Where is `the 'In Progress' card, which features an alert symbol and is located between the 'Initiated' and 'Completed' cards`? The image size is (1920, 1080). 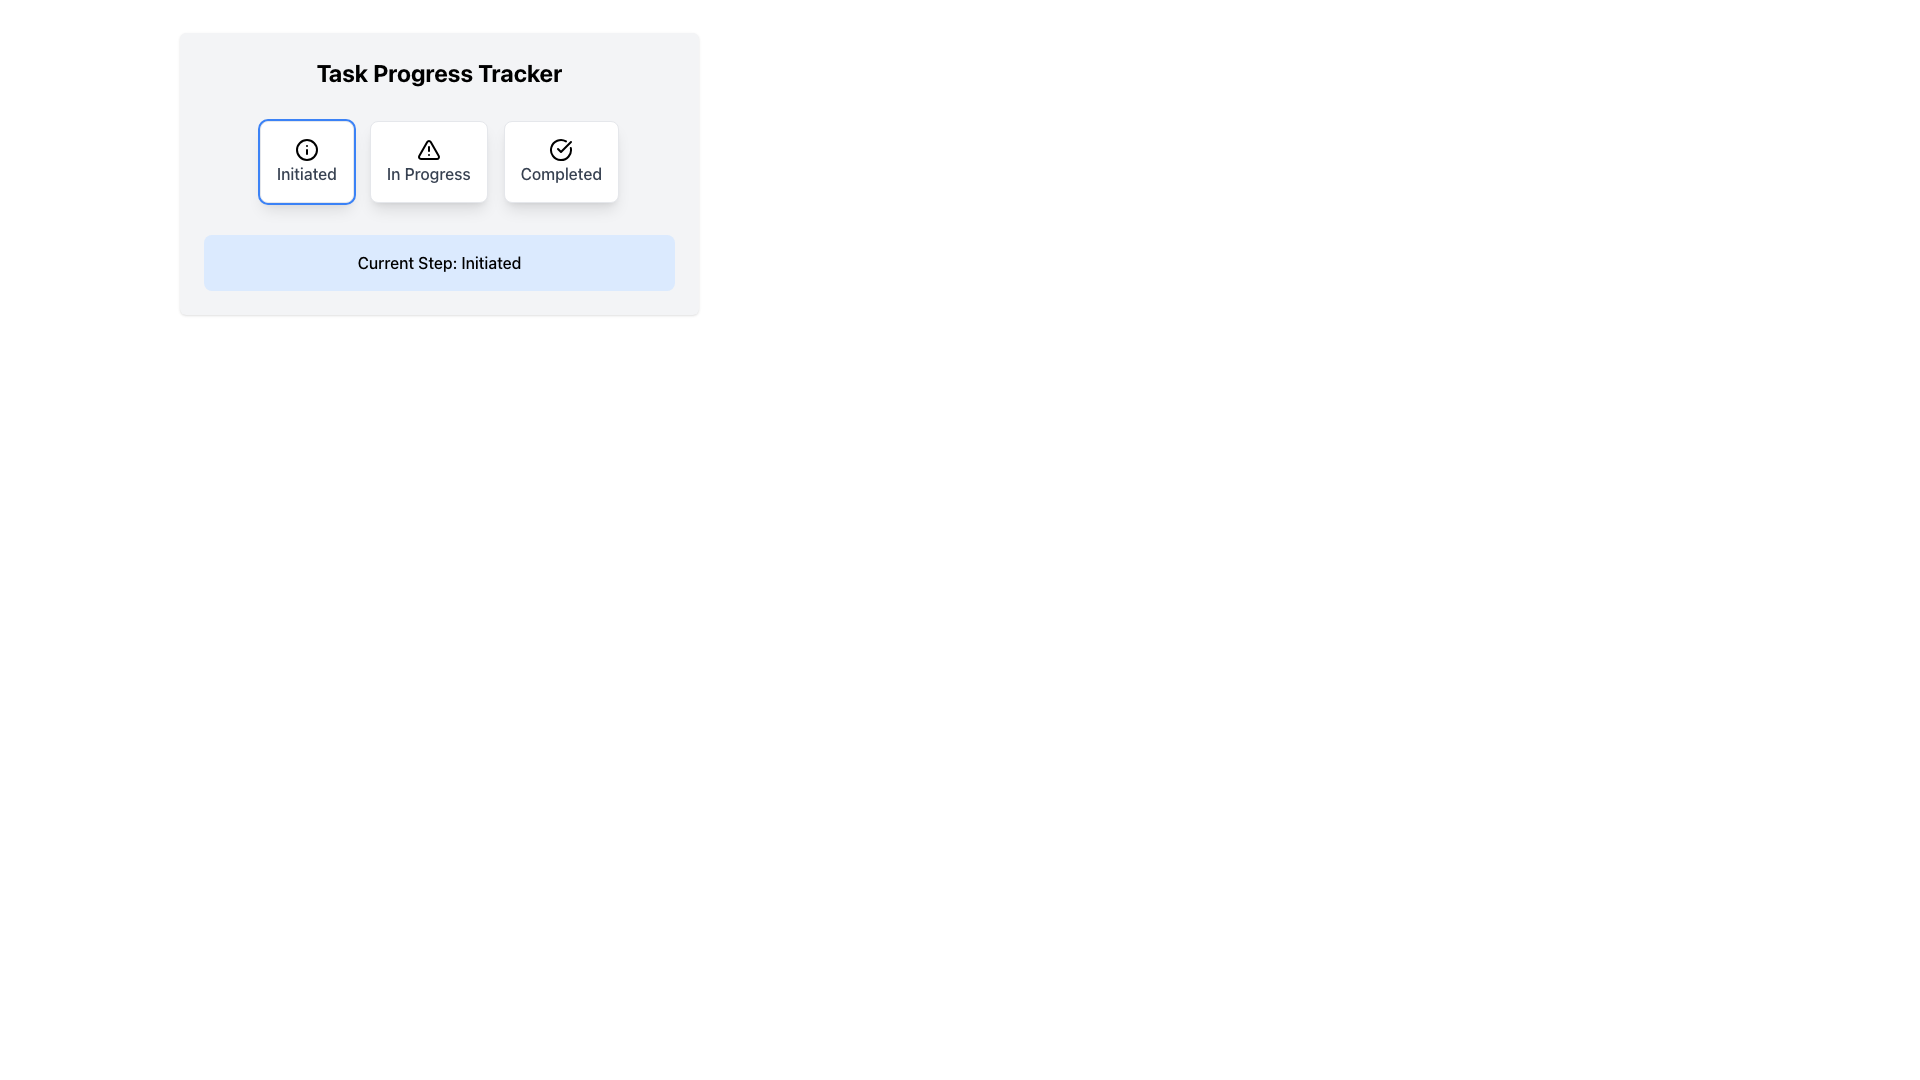
the 'In Progress' card, which features an alert symbol and is located between the 'Initiated' and 'Completed' cards is located at coordinates (438, 161).